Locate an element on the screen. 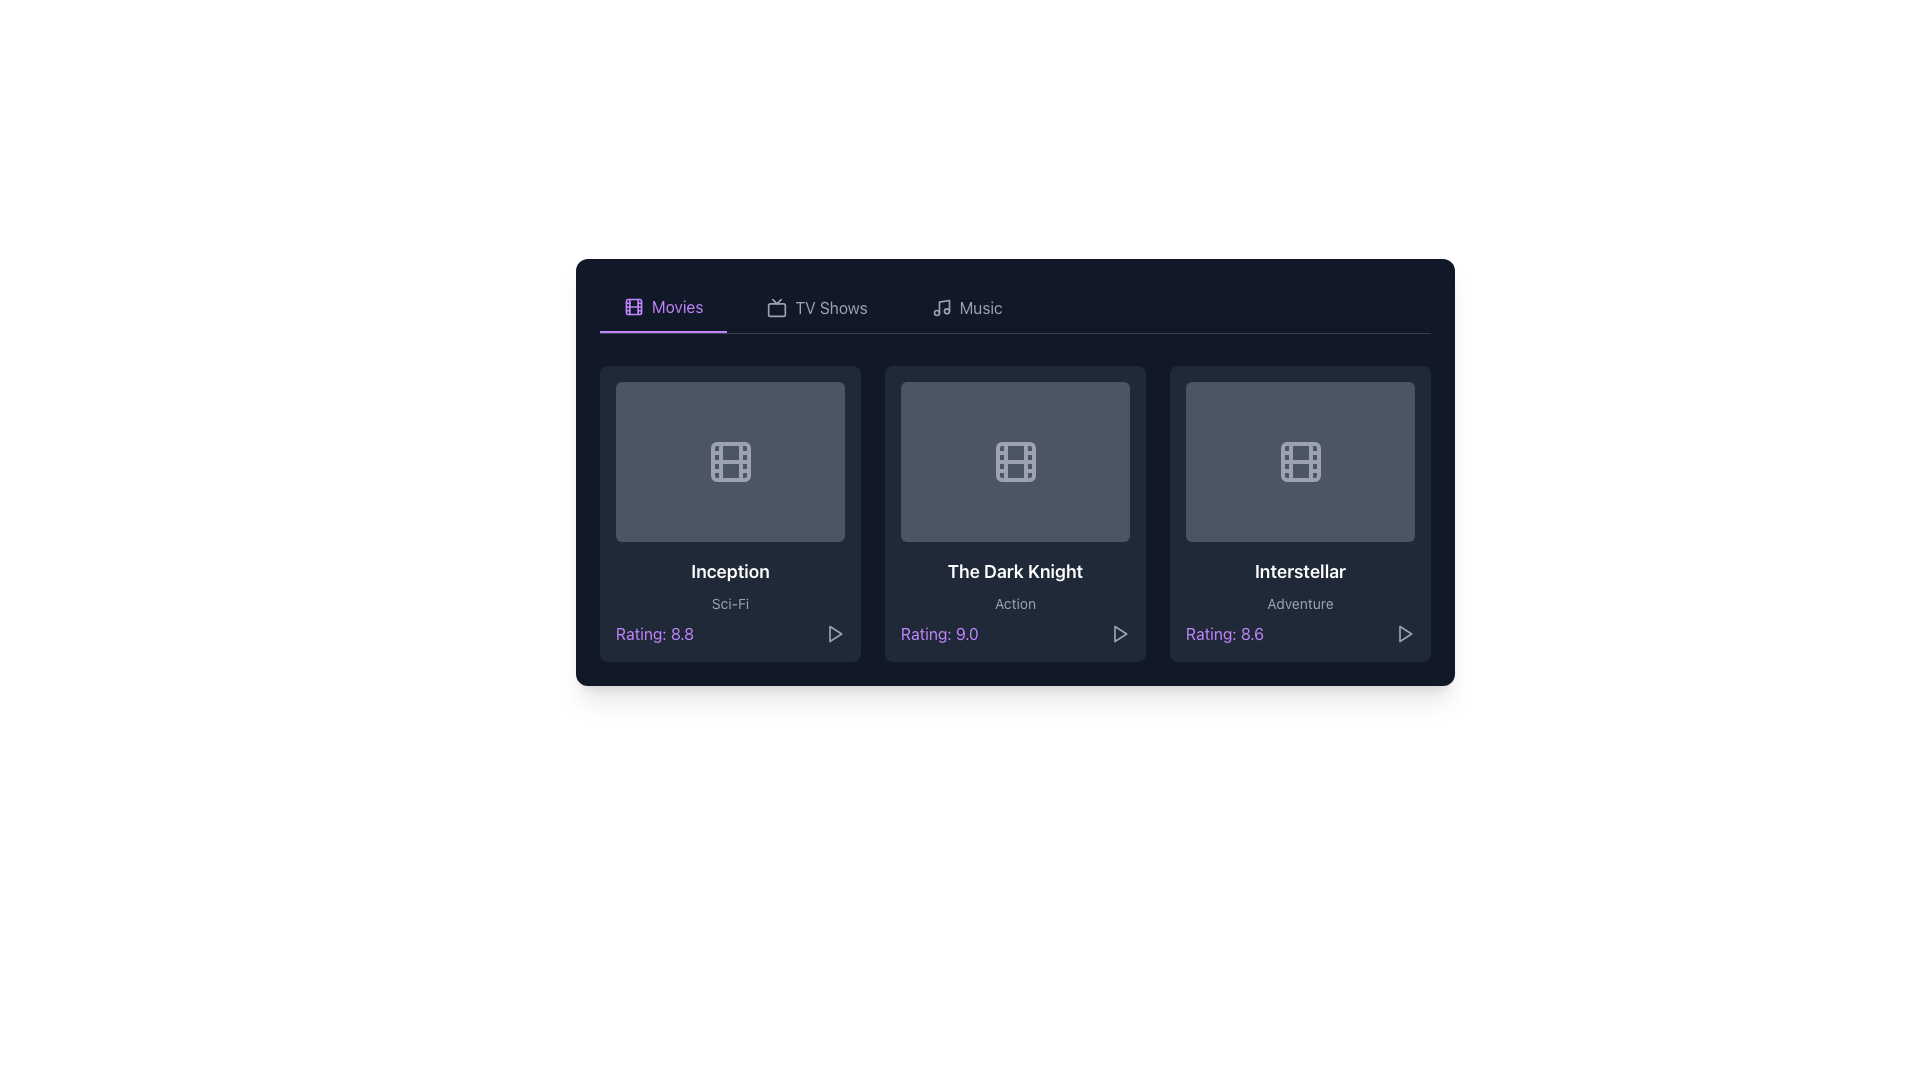 The width and height of the screenshot is (1920, 1080). the informative tile representing the movie 'The Dark Knight', which is the second tile in the grid layout between 'Inception' and 'Interstellar' is located at coordinates (1015, 512).